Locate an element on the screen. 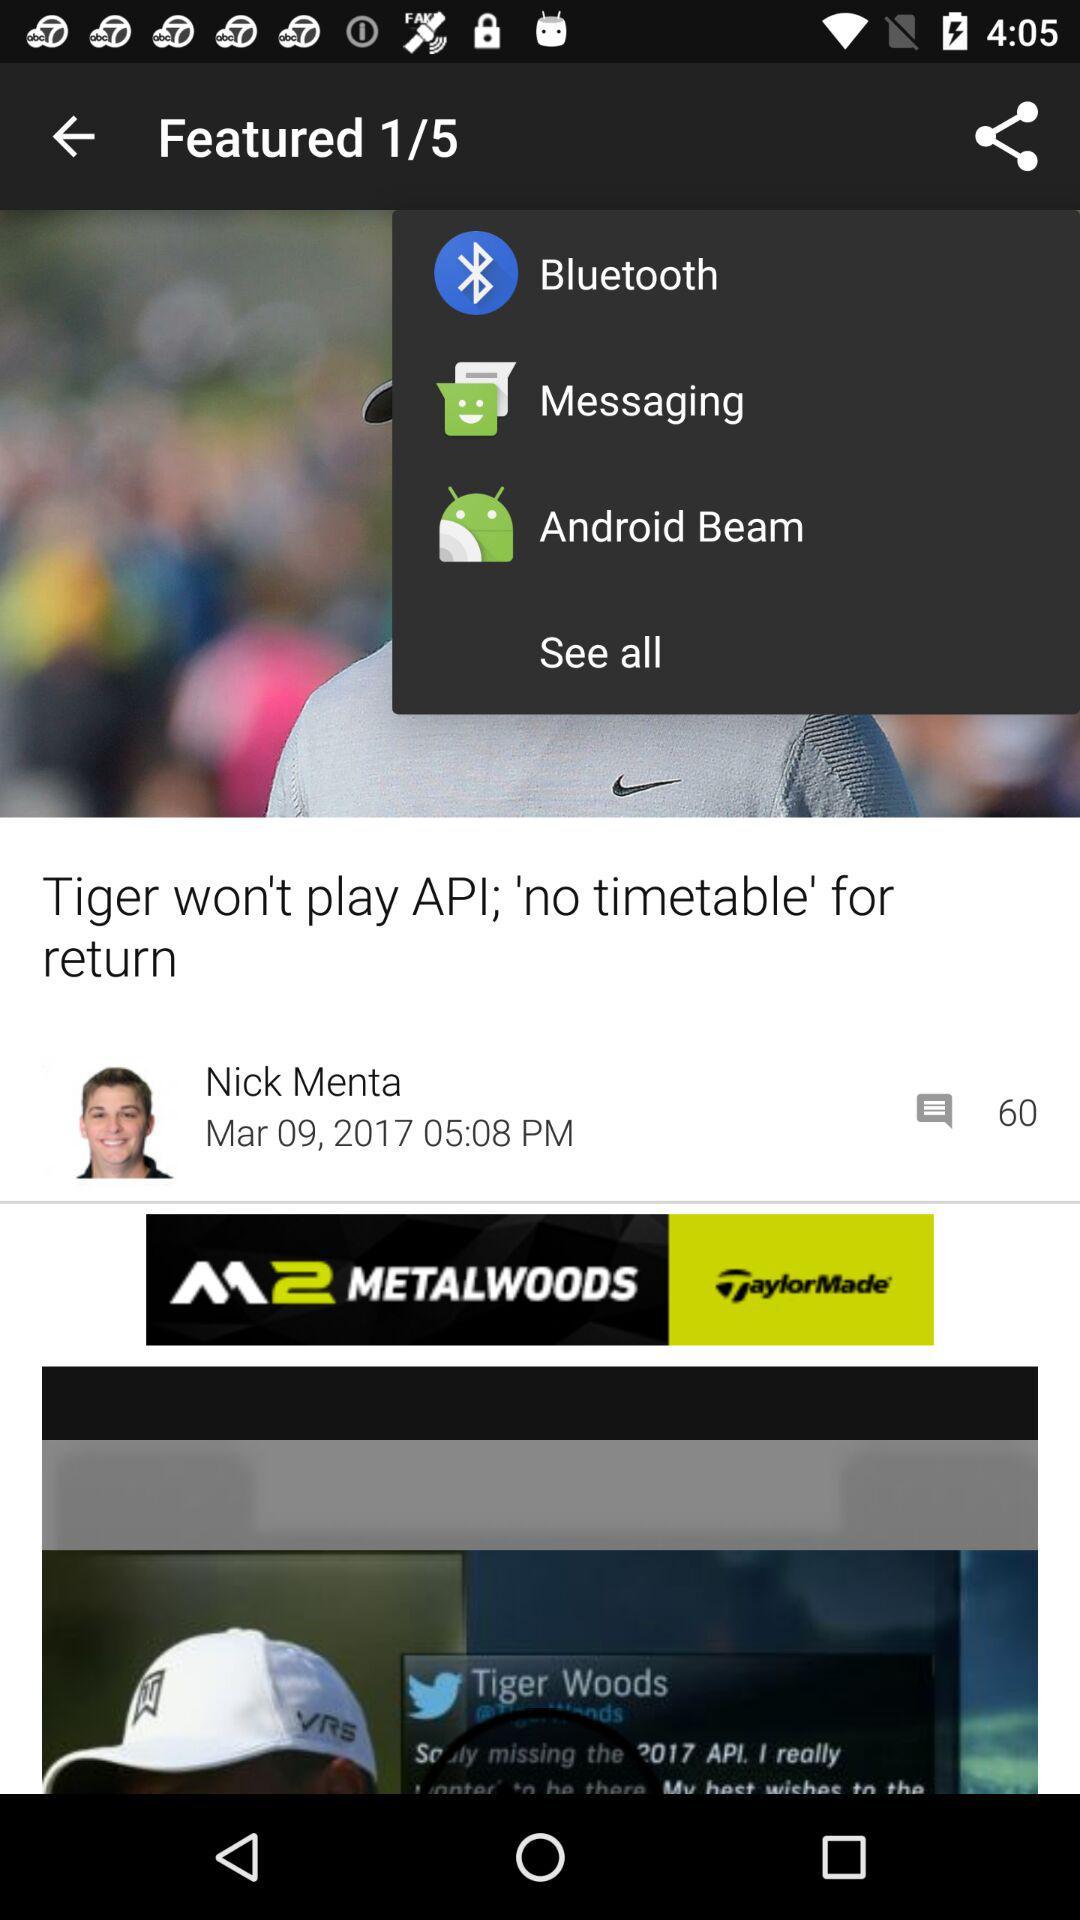 The width and height of the screenshot is (1080, 1920). advertisement page is located at coordinates (540, 1278).